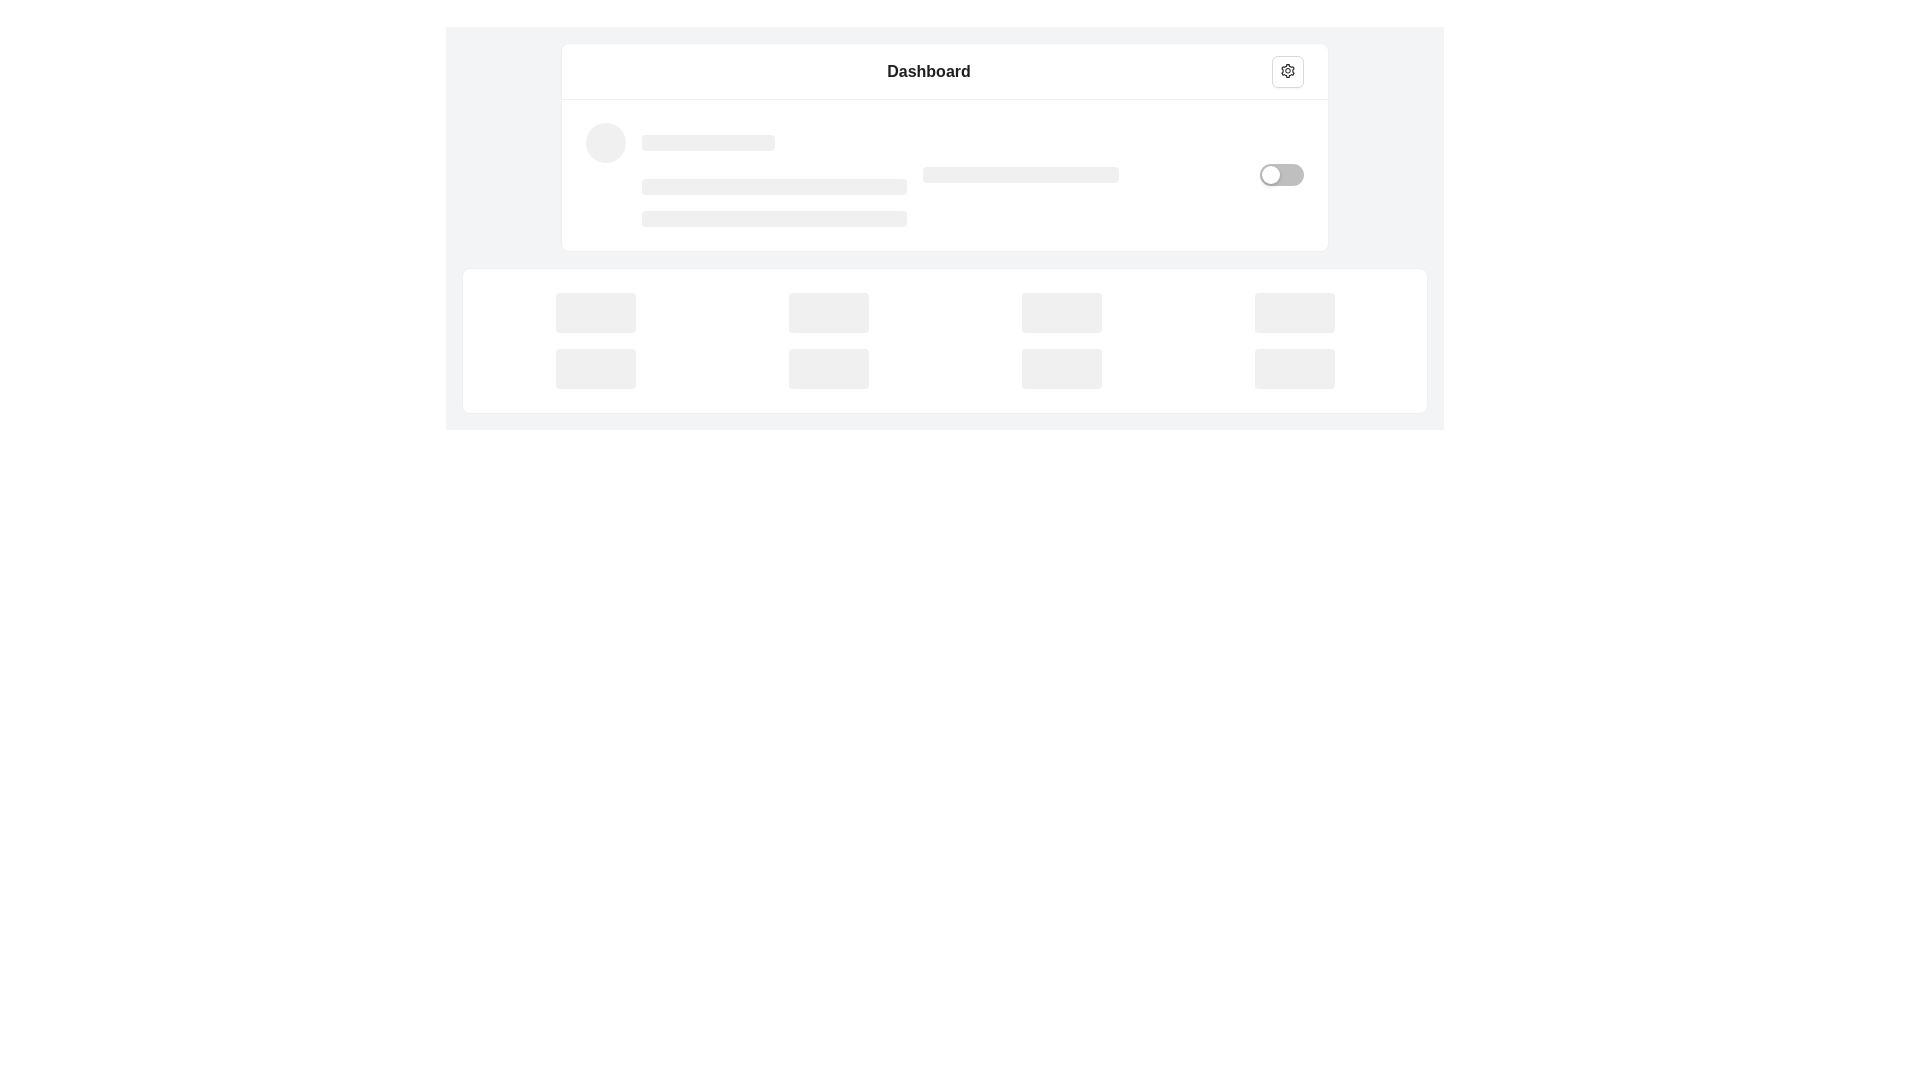 The width and height of the screenshot is (1920, 1080). I want to click on the skeleton placeholder button, which indicates a loading state for a button or interactive component, to observe potential styling effects, so click(828, 312).